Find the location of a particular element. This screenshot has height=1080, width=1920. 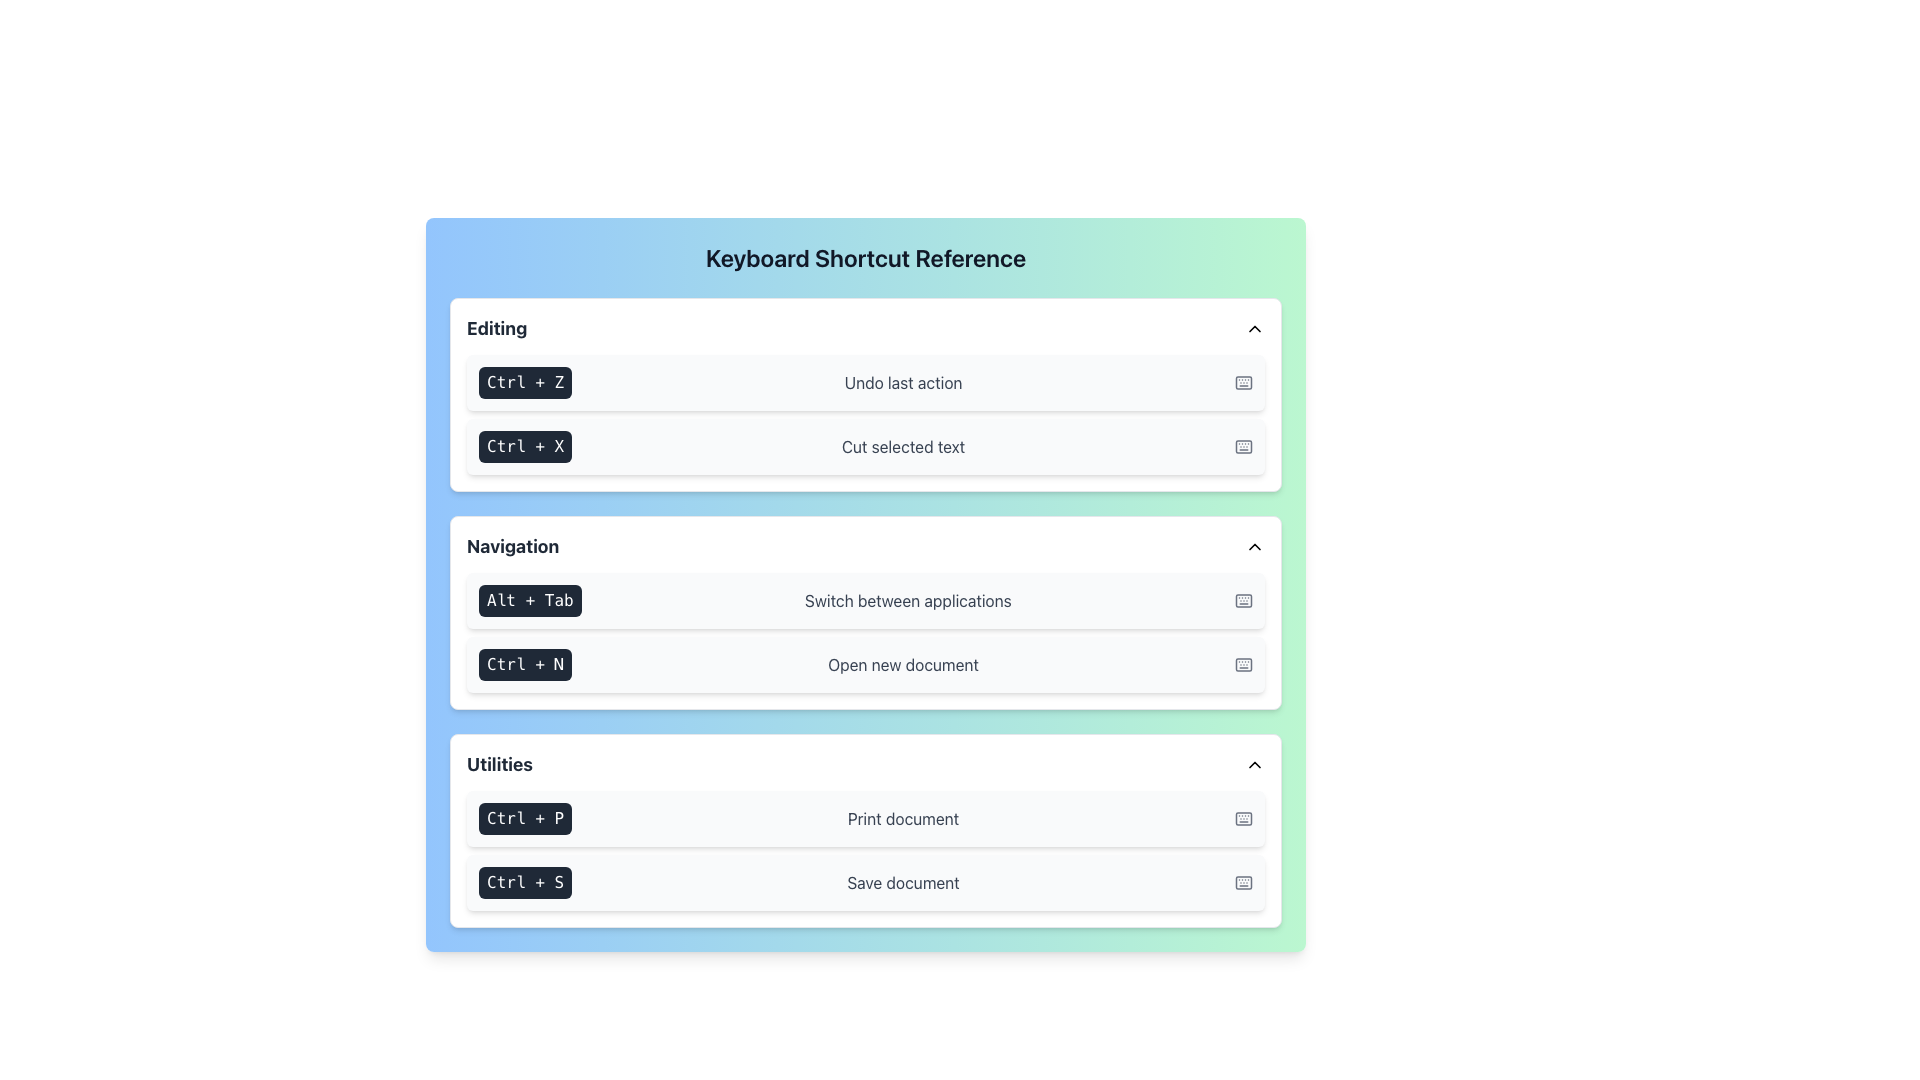

text from the Static Text Label that describes the keyboard shortcut functionality for 'Ctrl + N' in the Navigation section is located at coordinates (902, 664).